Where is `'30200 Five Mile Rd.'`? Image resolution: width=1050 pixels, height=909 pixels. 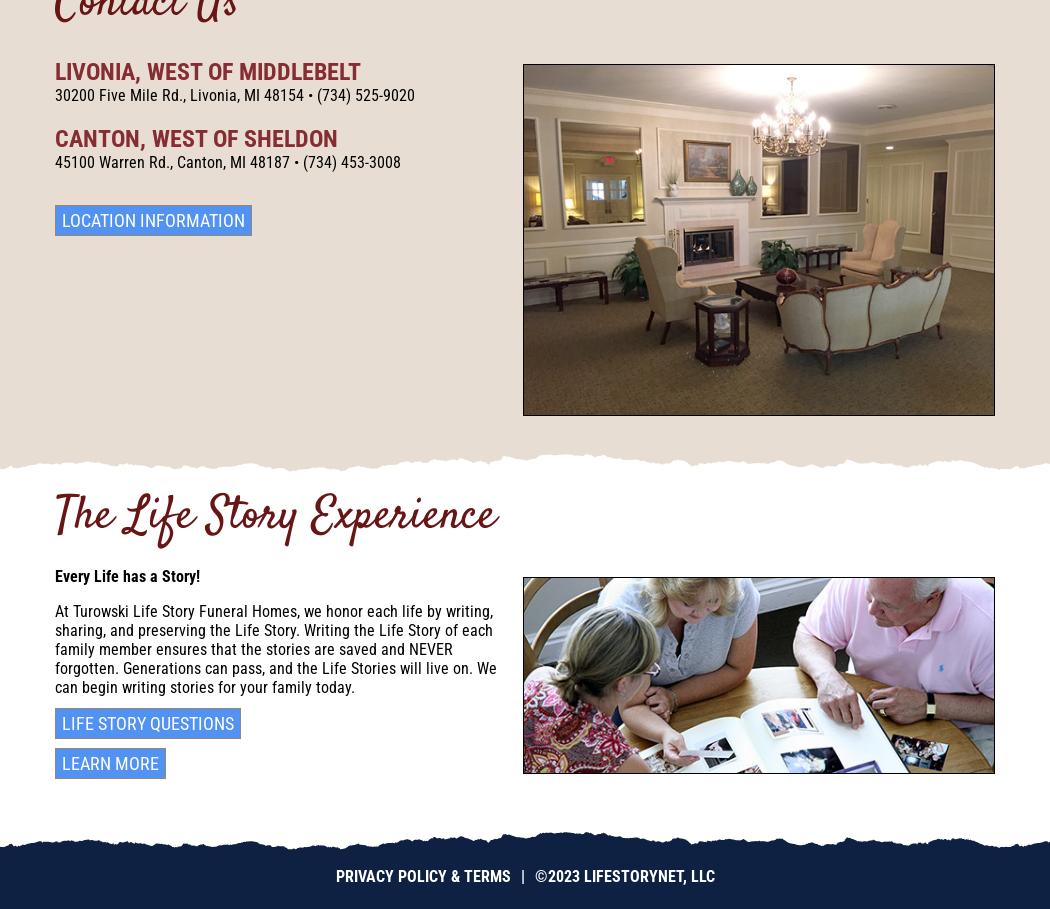 '30200 Five Mile Rd.' is located at coordinates (117, 94).